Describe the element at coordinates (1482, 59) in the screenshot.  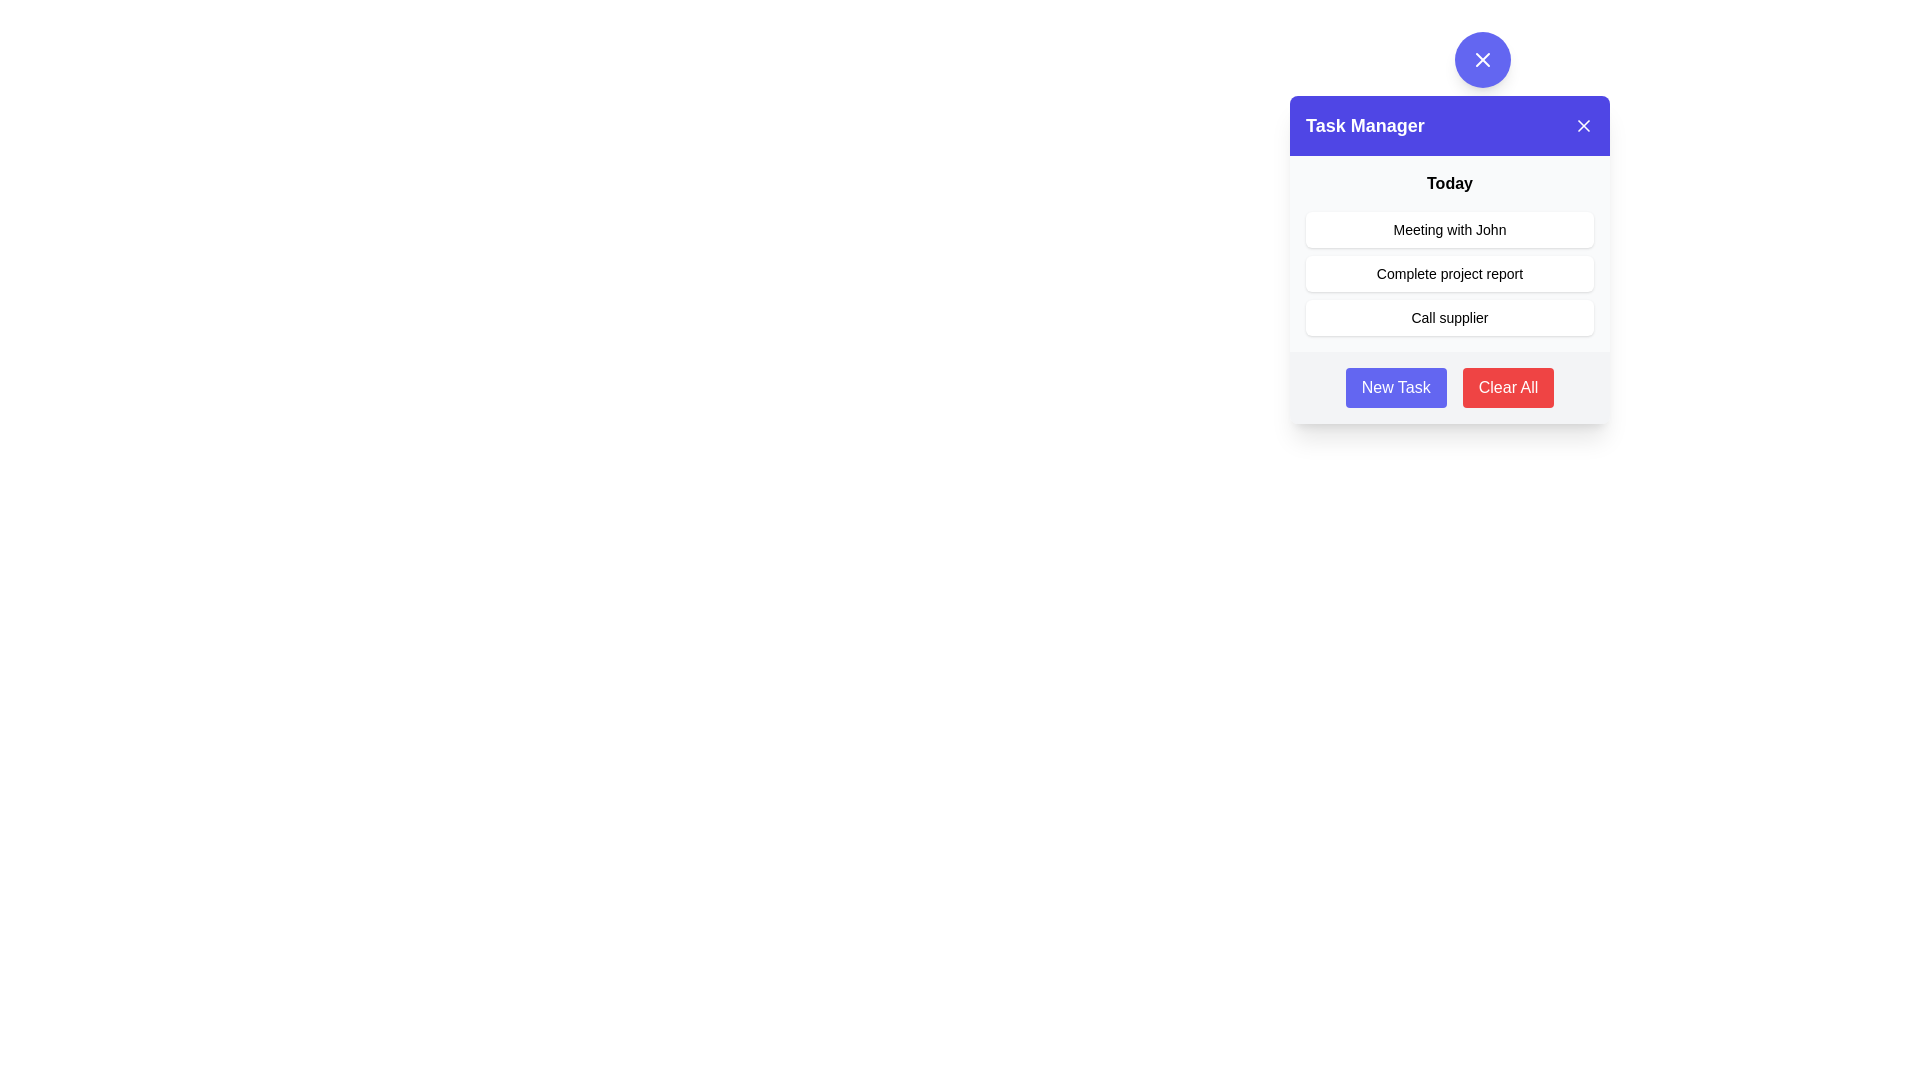
I see `the button located above the 'Task Manager' module` at that location.